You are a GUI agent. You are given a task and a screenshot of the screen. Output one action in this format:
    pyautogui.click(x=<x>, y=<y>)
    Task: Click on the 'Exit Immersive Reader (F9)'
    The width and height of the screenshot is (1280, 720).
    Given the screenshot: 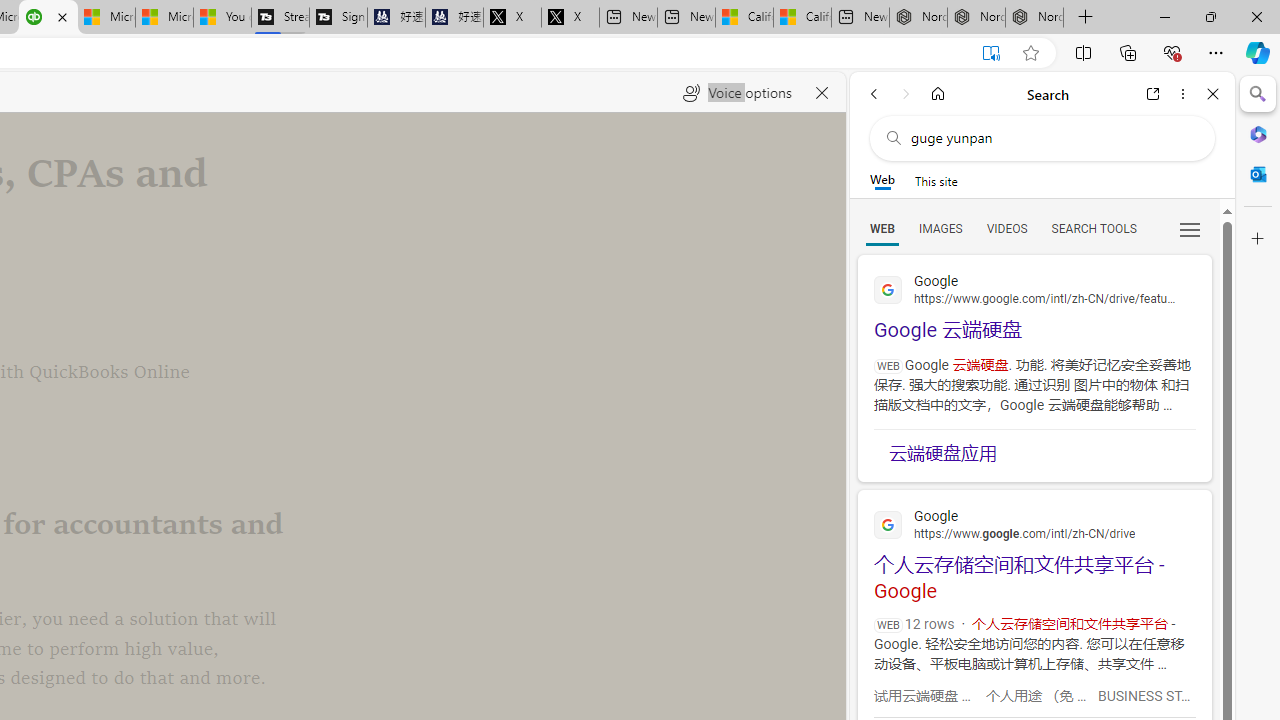 What is the action you would take?
    pyautogui.click(x=991, y=52)
    